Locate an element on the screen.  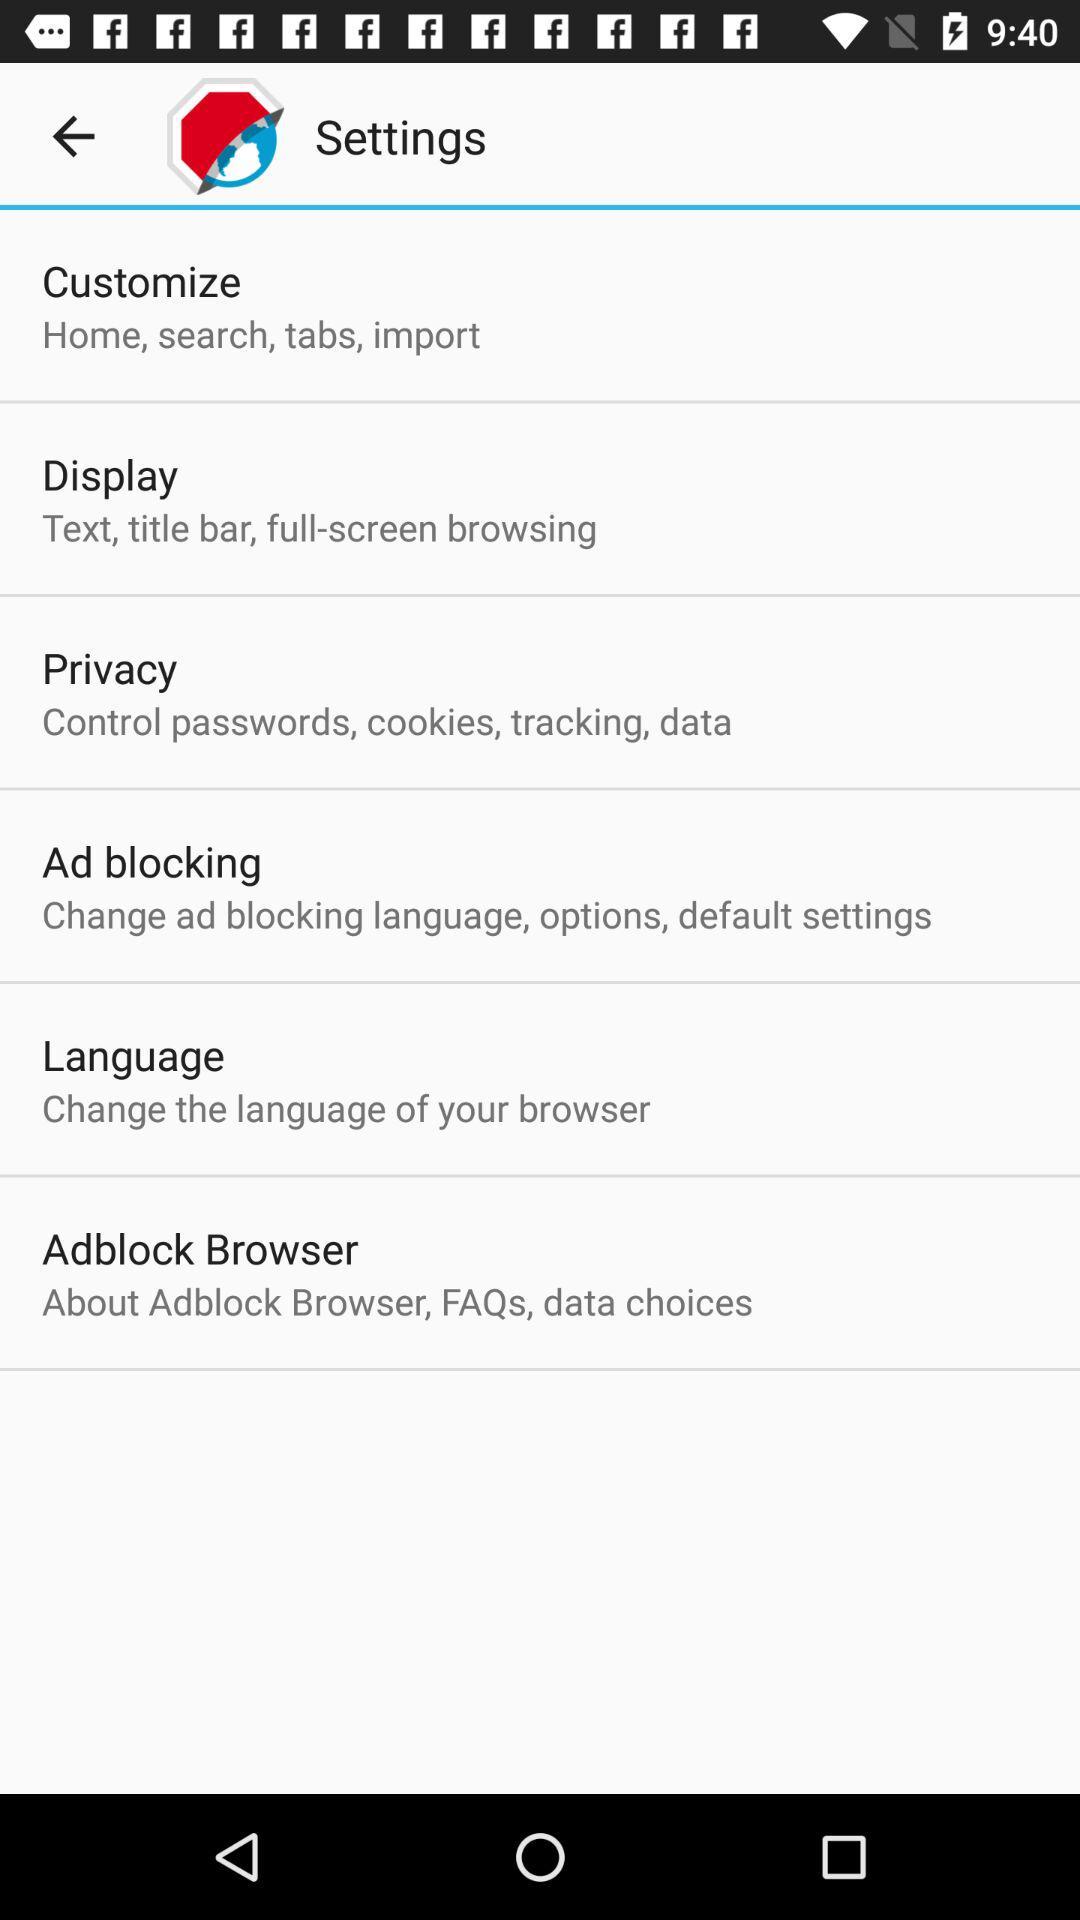
the text title bar icon is located at coordinates (318, 527).